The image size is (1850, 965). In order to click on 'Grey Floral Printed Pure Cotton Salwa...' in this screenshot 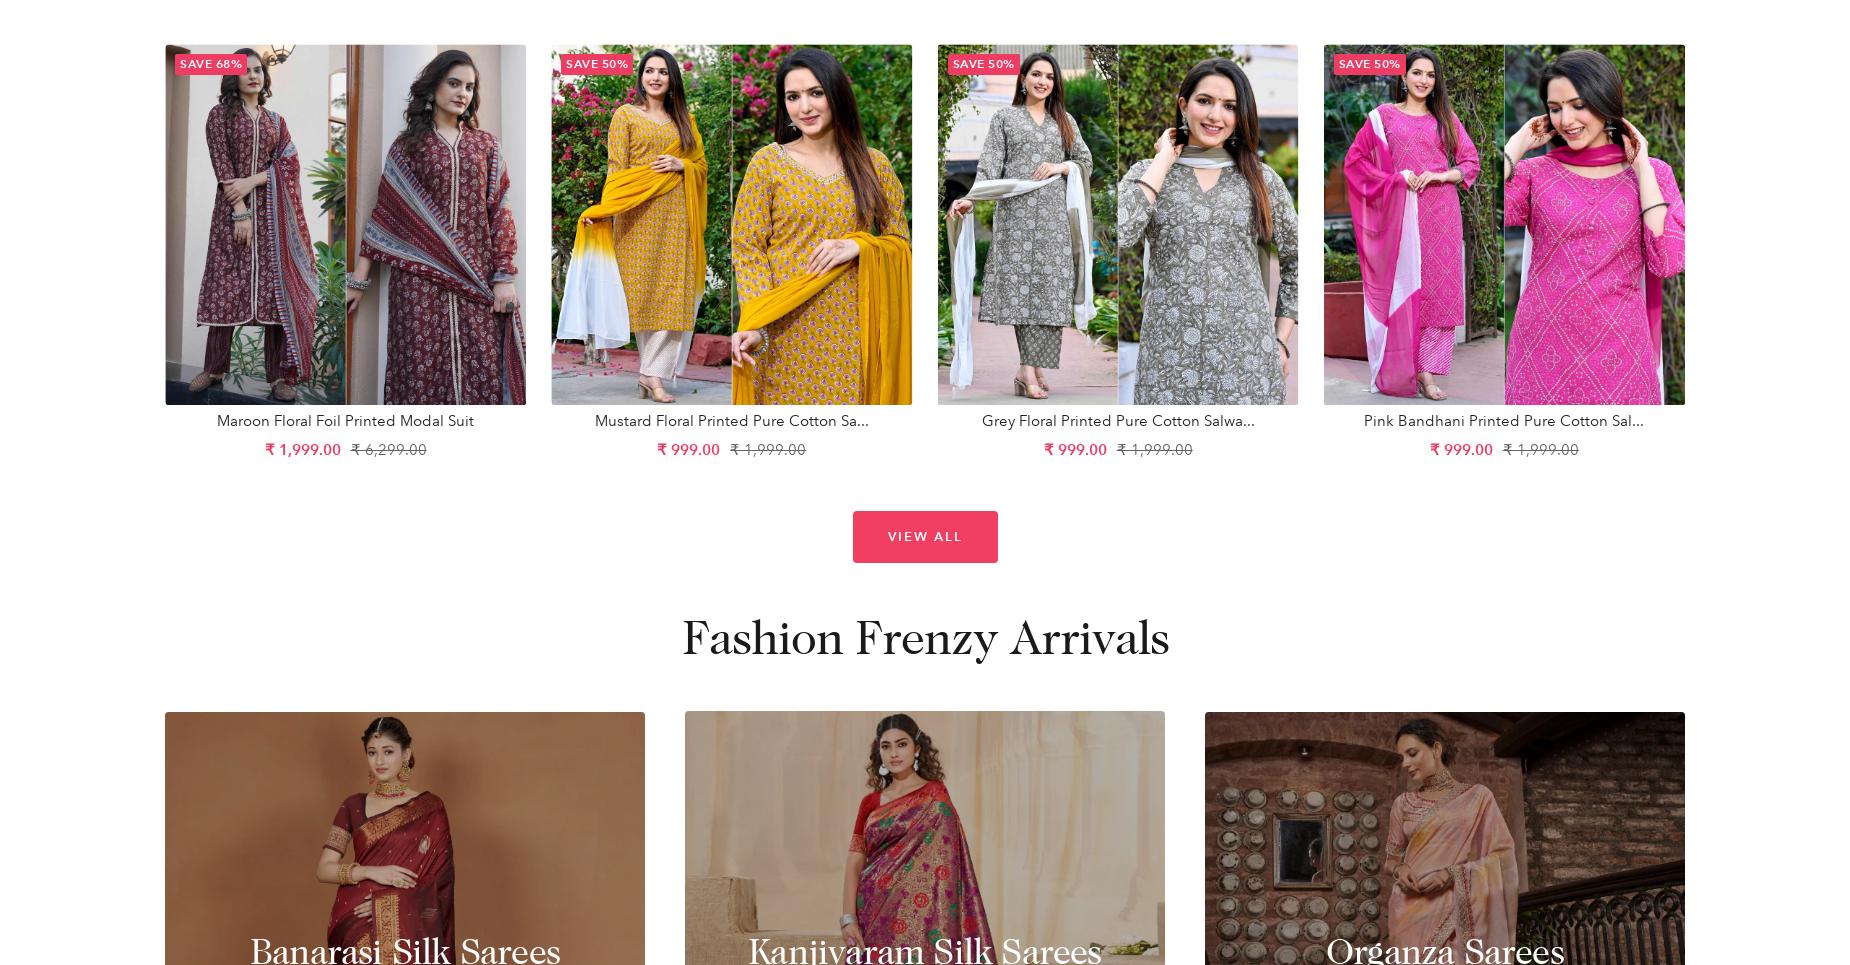, I will do `click(1116, 421)`.